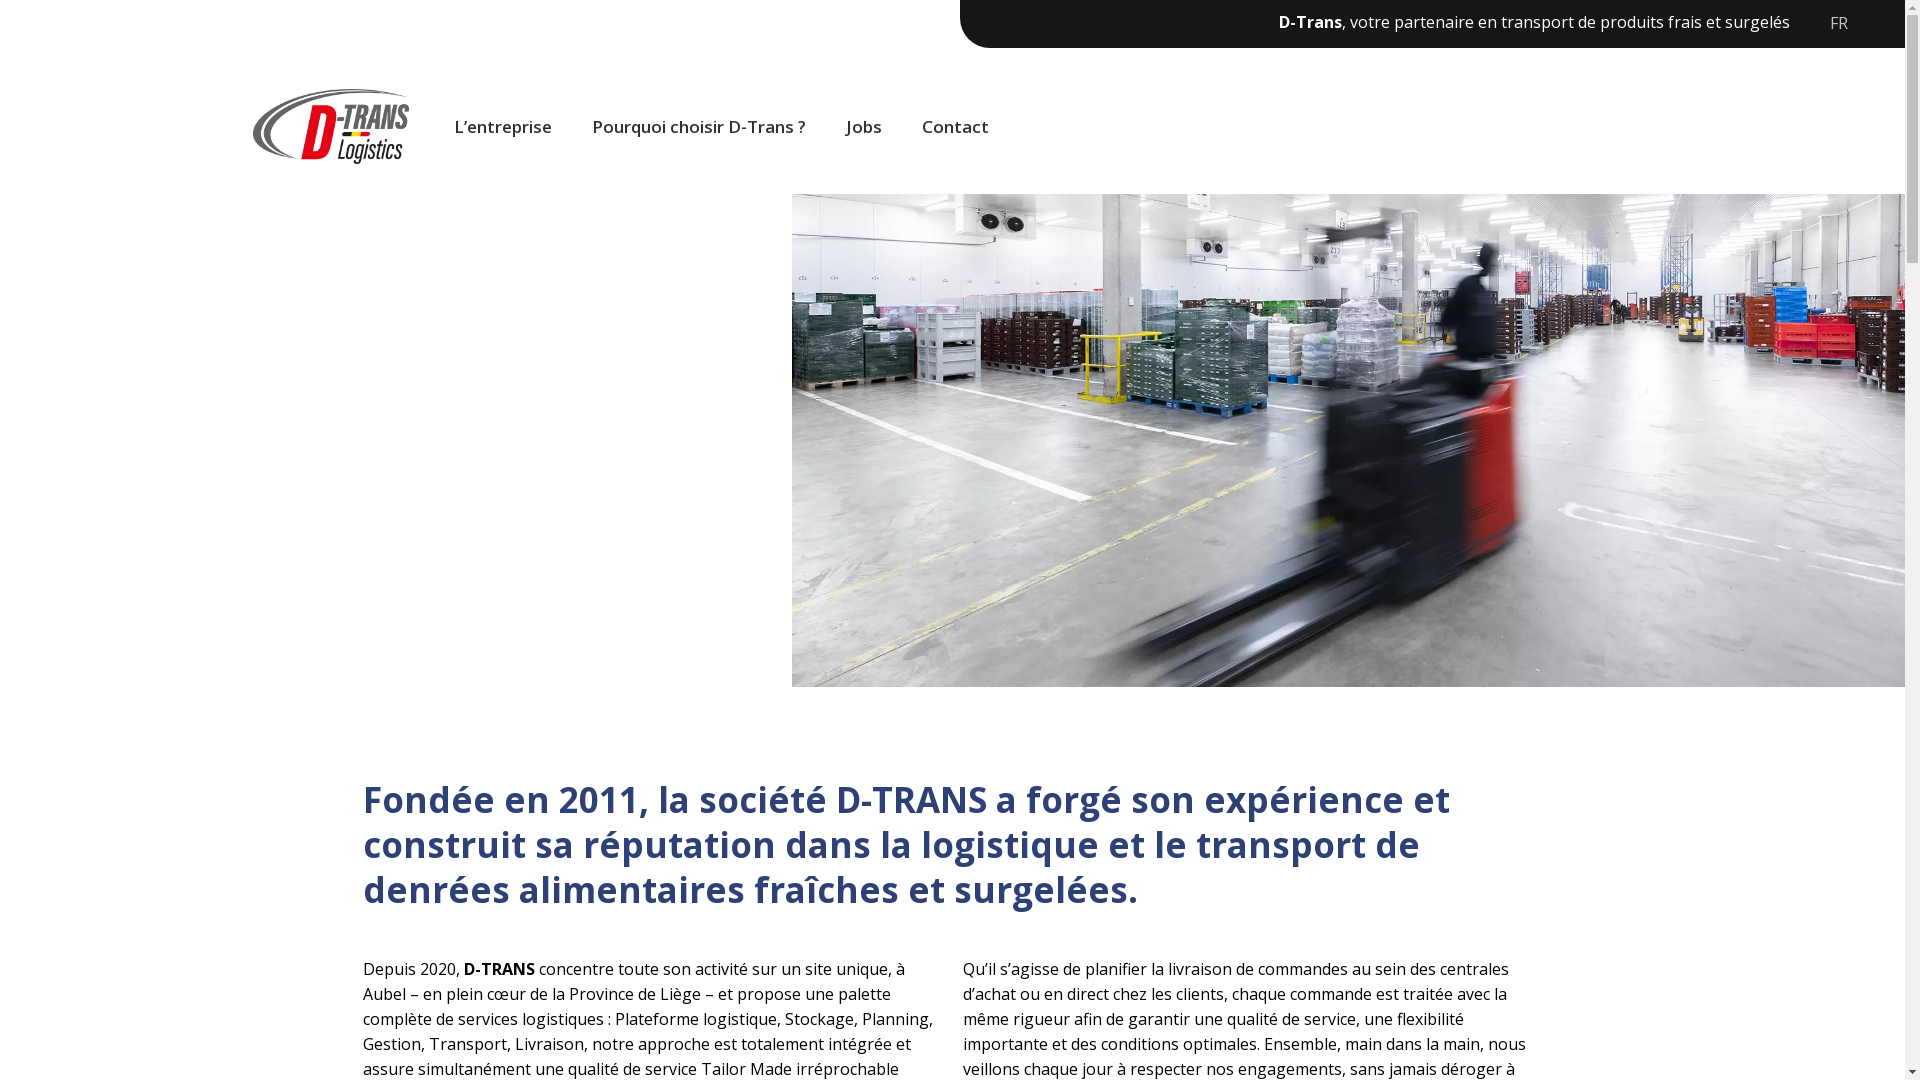 The width and height of the screenshot is (1920, 1080). Describe the element at coordinates (901, 127) in the screenshot. I see `'Contact'` at that location.